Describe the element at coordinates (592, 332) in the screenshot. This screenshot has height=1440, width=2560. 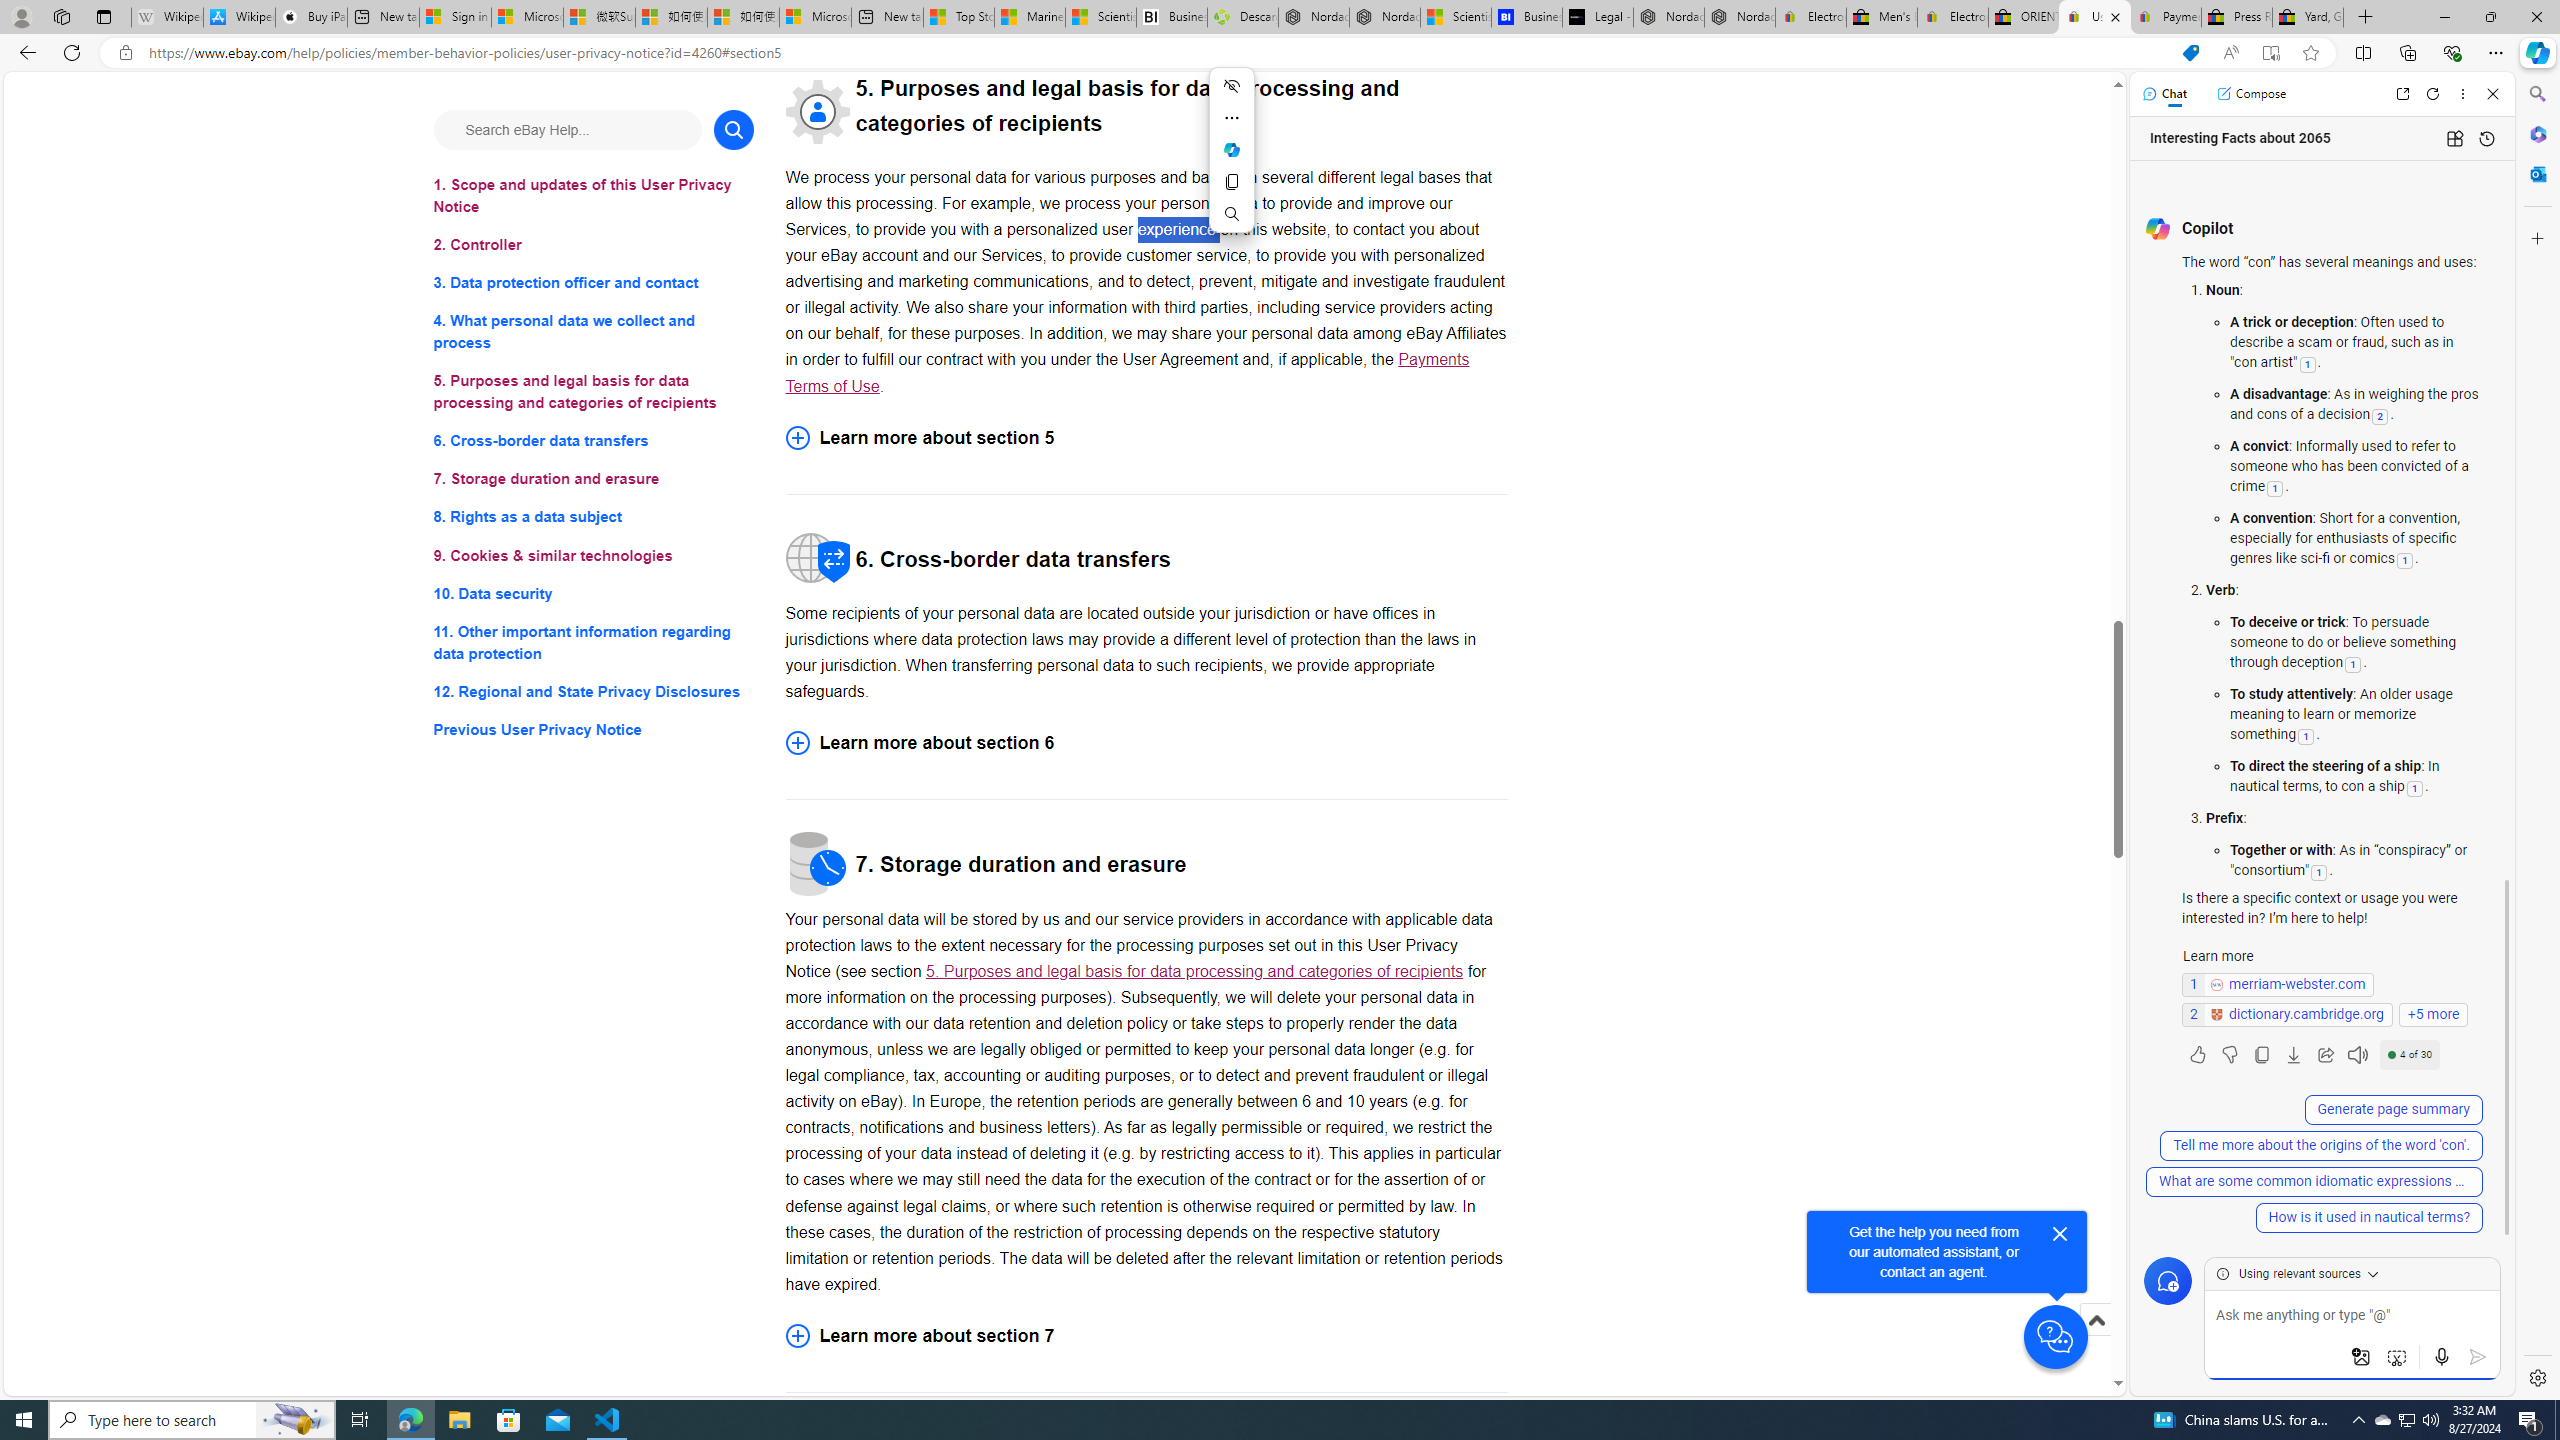
I see `'4. What personal data we collect and process'` at that location.